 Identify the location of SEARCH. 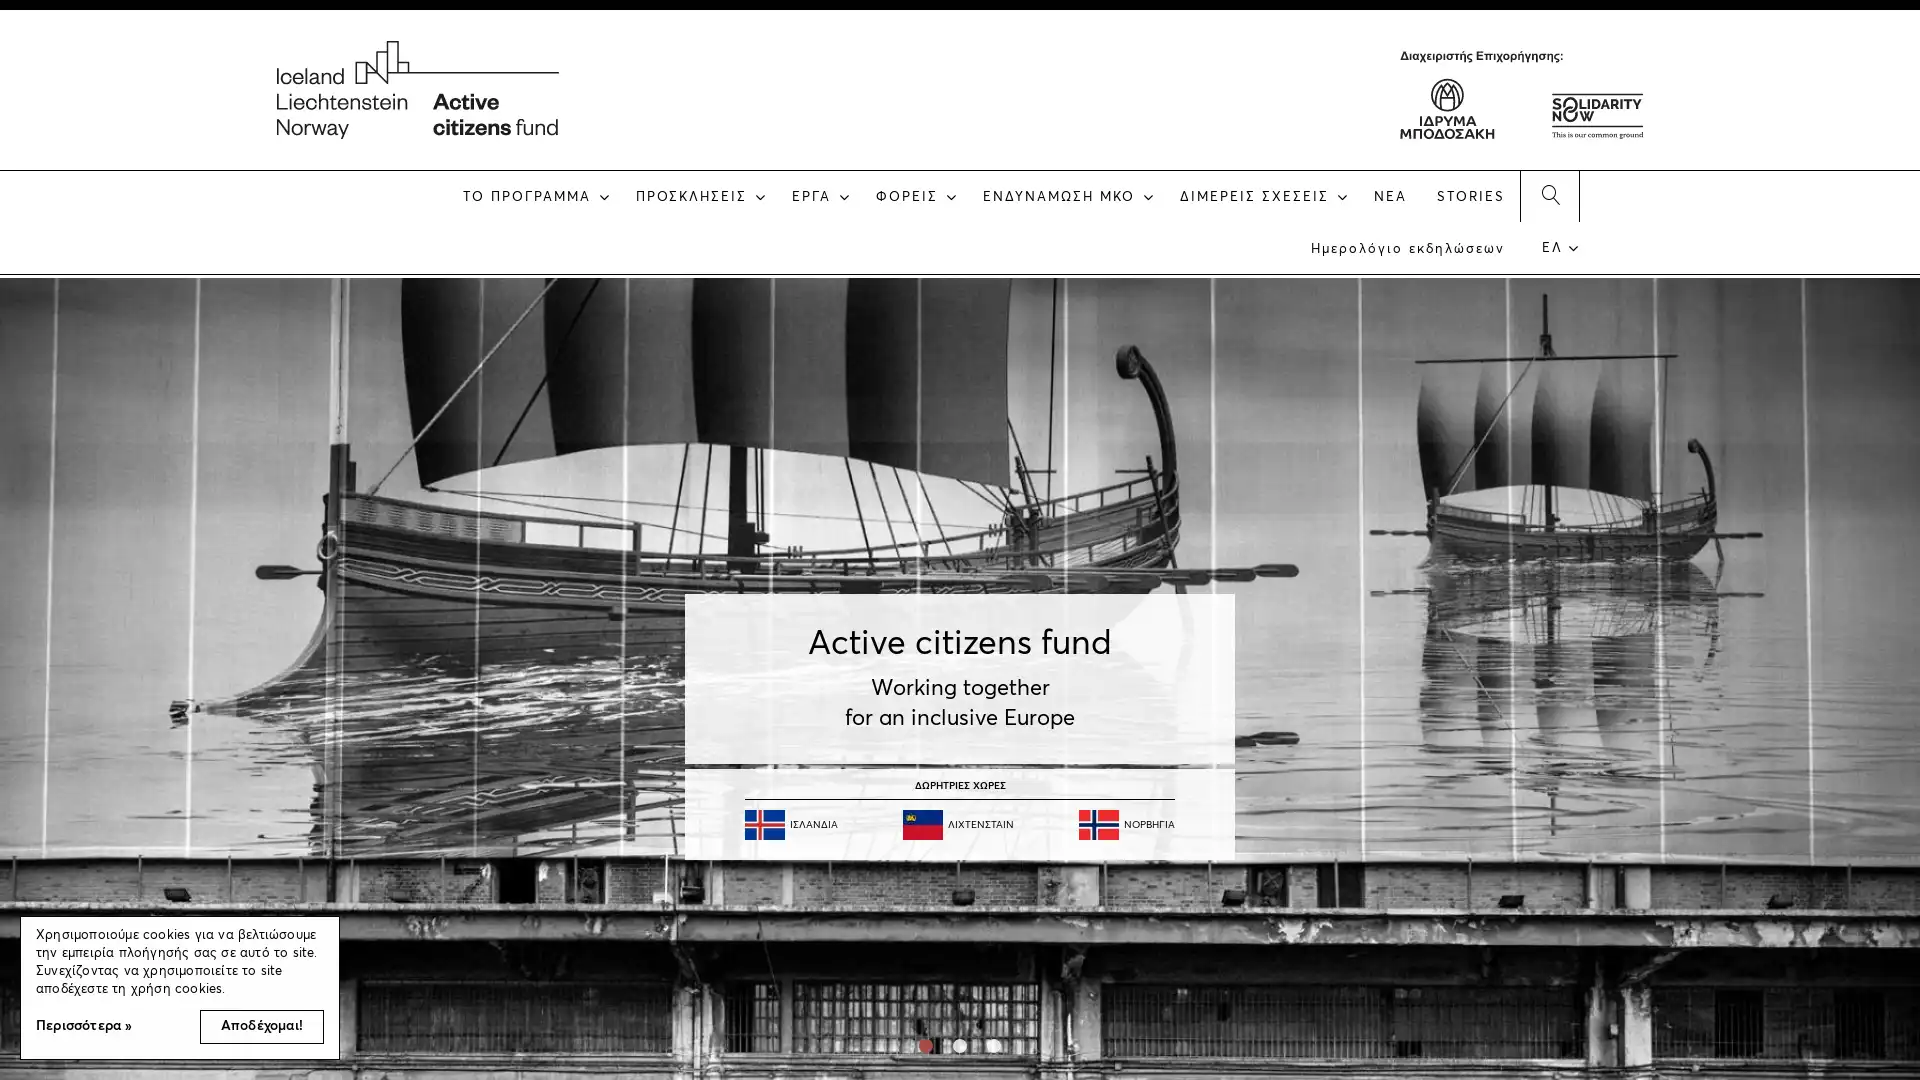
(1549, 196).